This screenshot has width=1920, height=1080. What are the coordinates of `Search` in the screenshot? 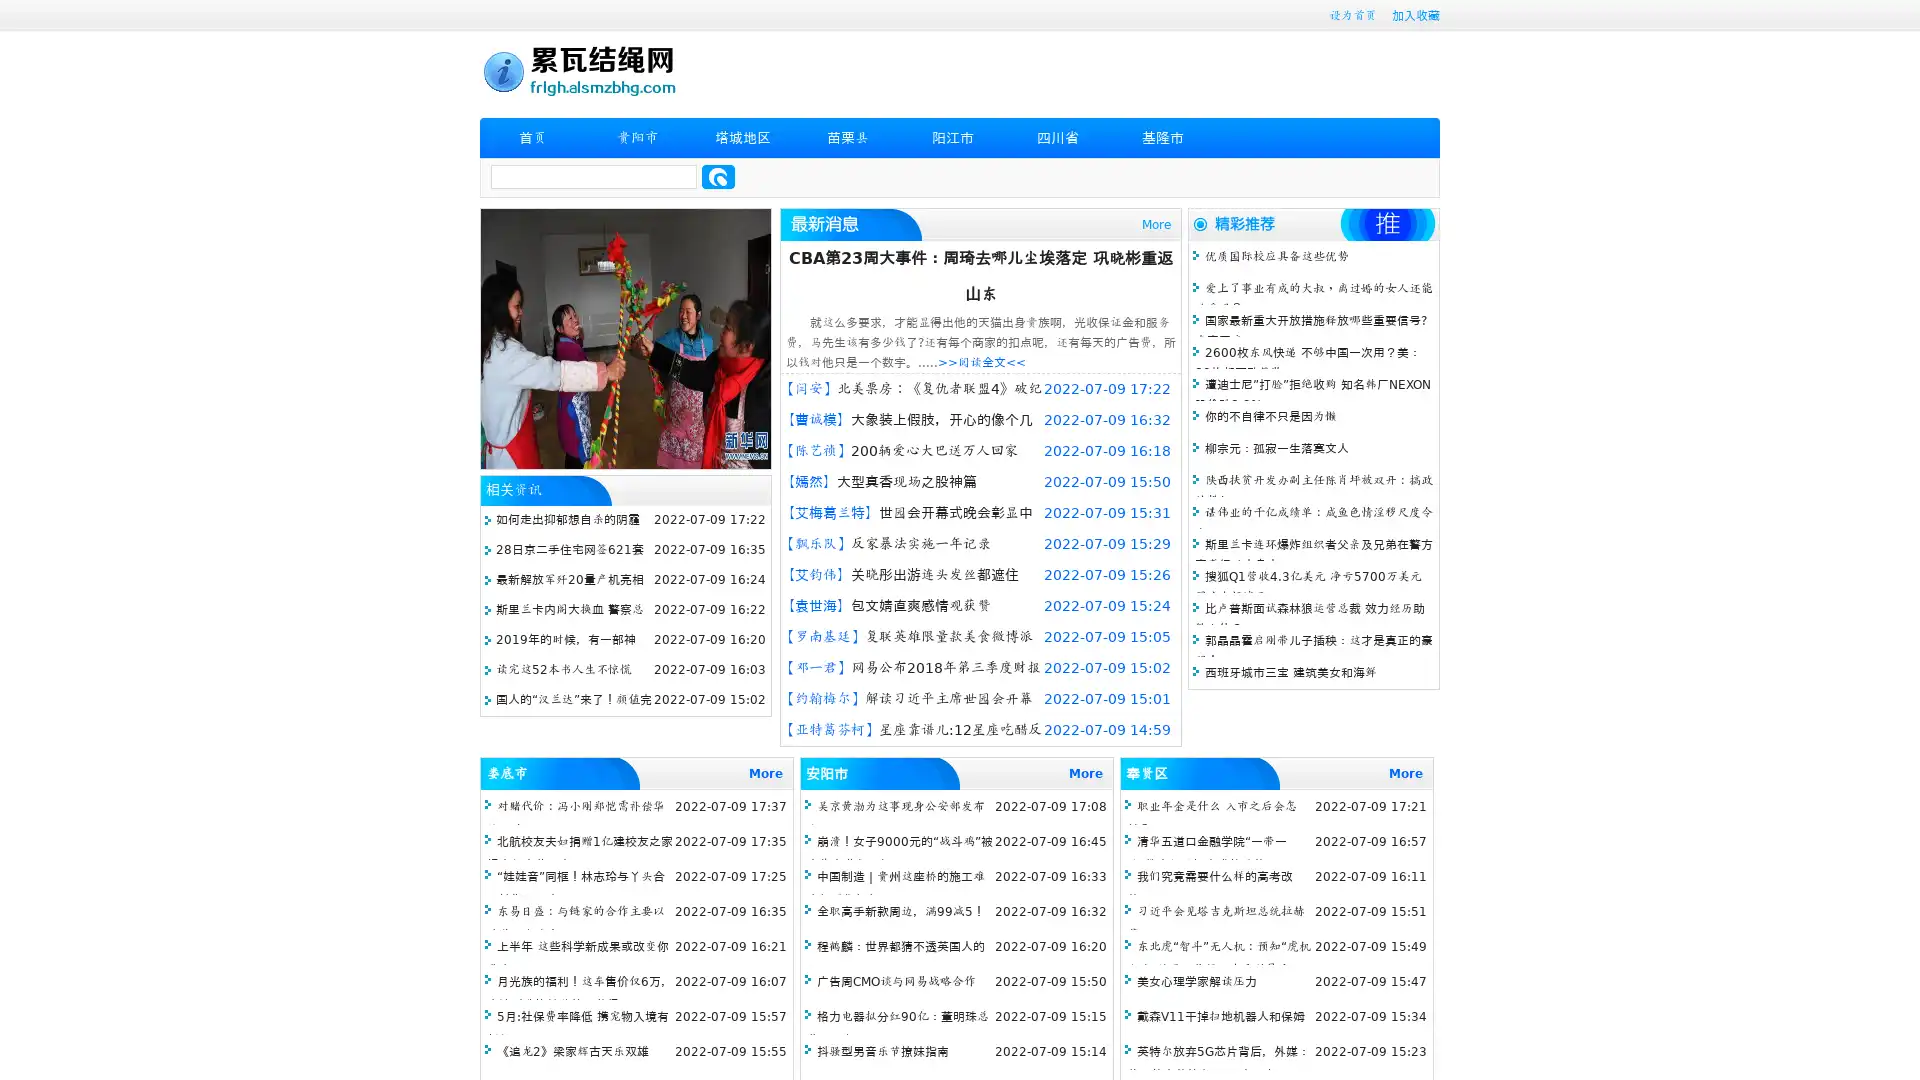 It's located at (718, 176).